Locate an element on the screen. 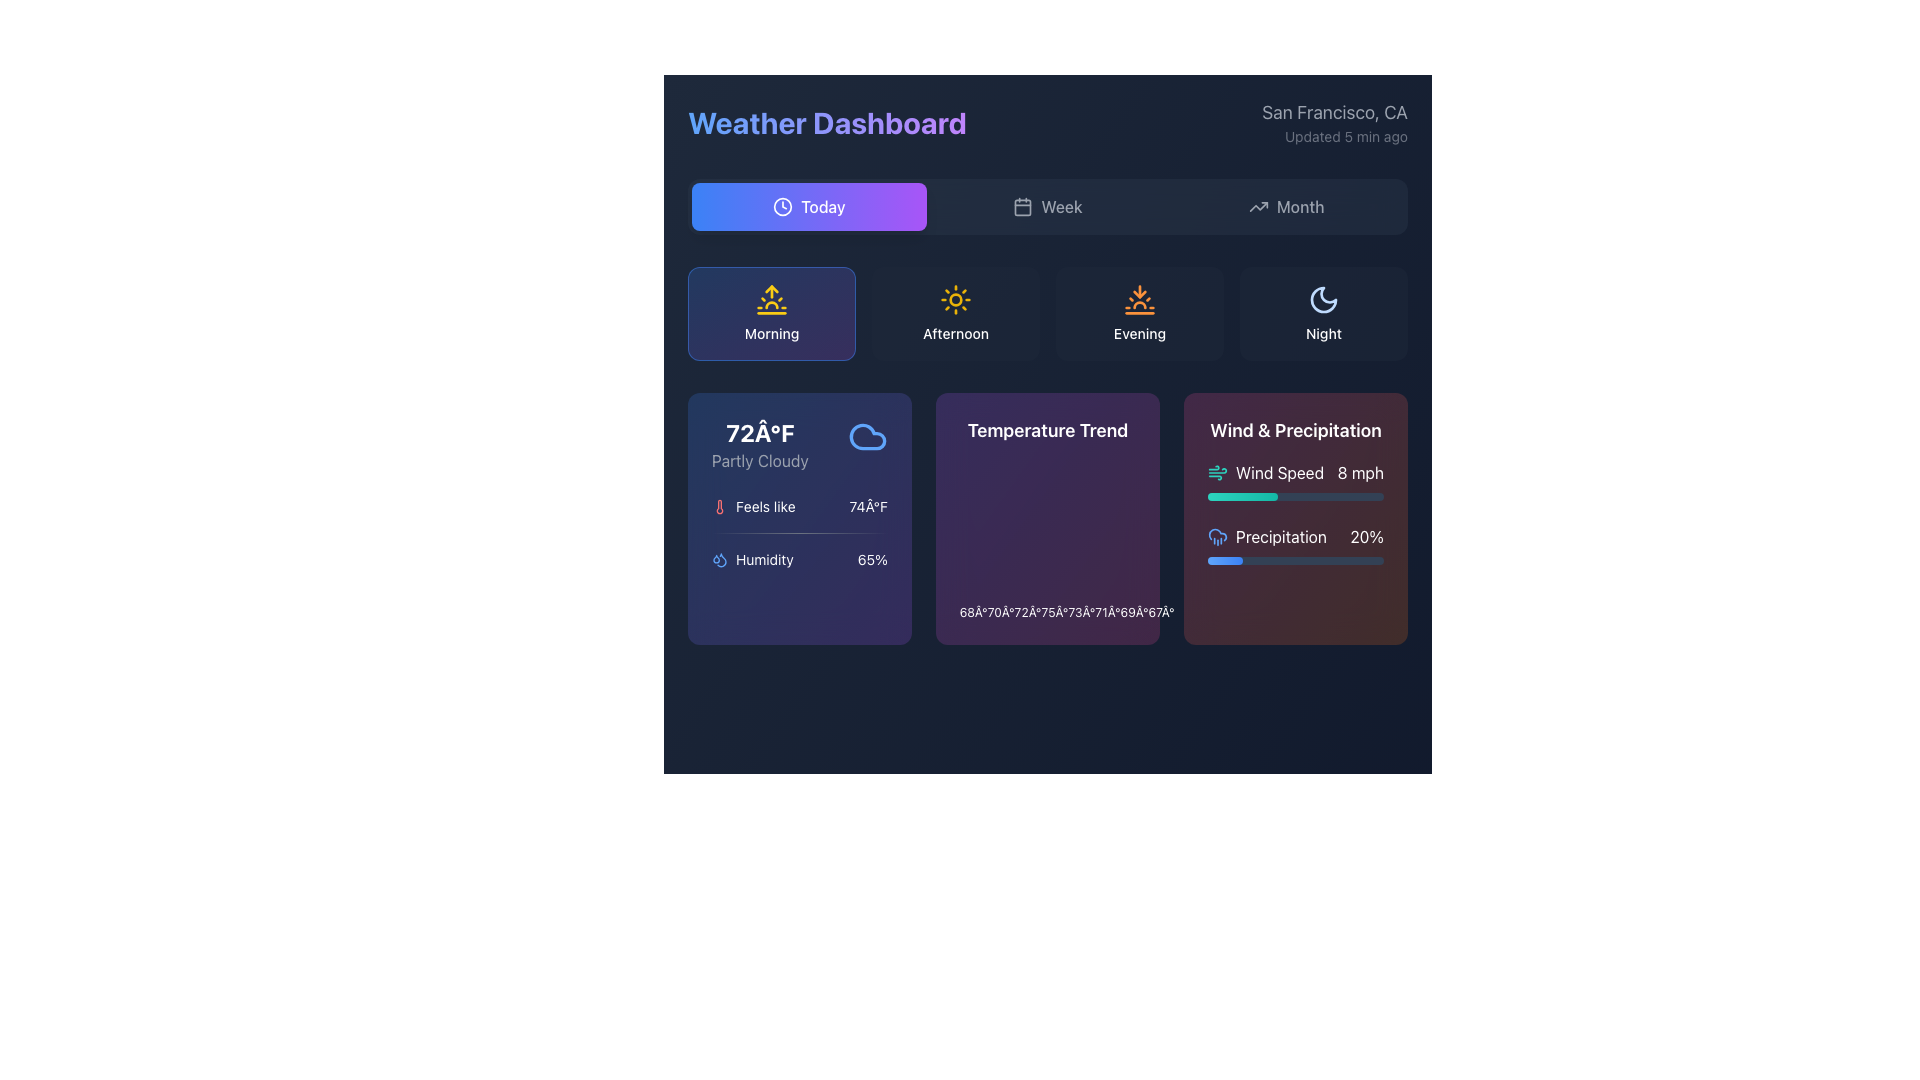  the vertical bar and label element indicating a temperature reading of '69°', which is part of a series of temperature values in the 'Temperature Trend' component is located at coordinates (1134, 608).